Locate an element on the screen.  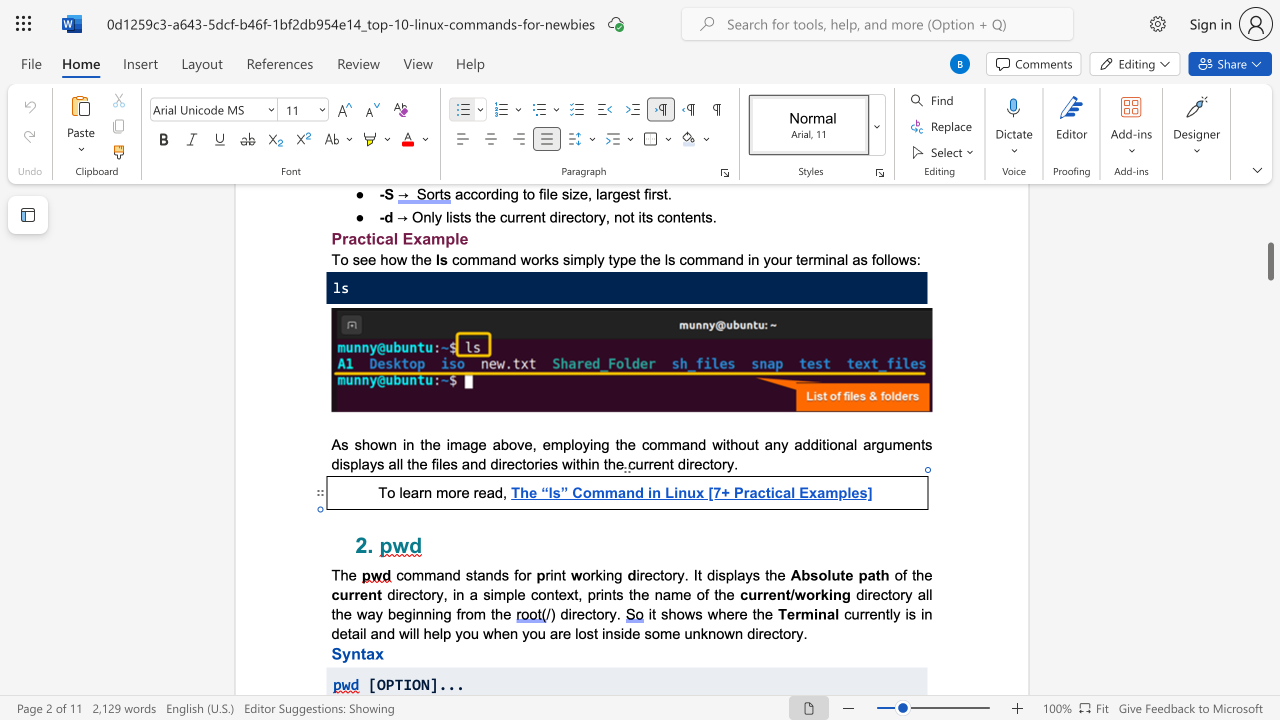
the space between the continuous character "r" and "e" in the text is located at coordinates (768, 593).